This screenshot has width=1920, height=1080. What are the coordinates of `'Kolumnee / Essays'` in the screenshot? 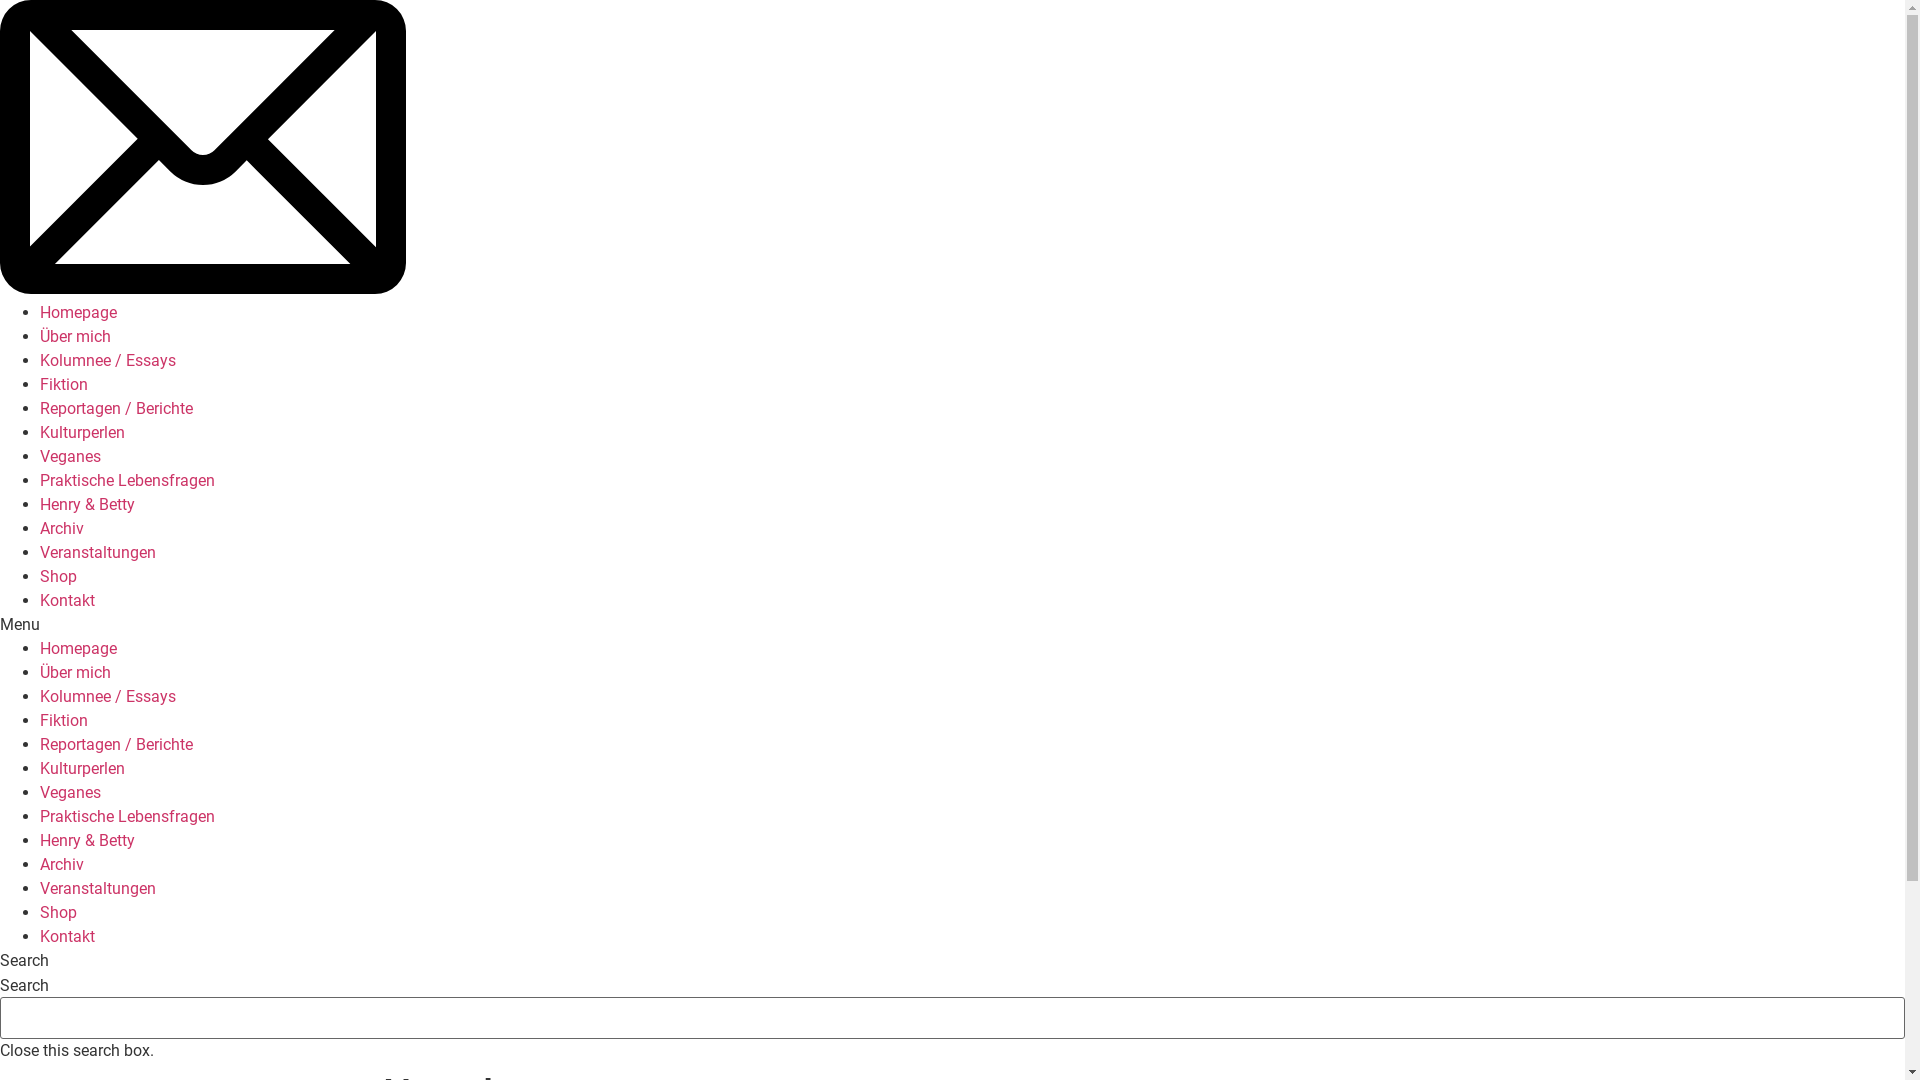 It's located at (106, 360).